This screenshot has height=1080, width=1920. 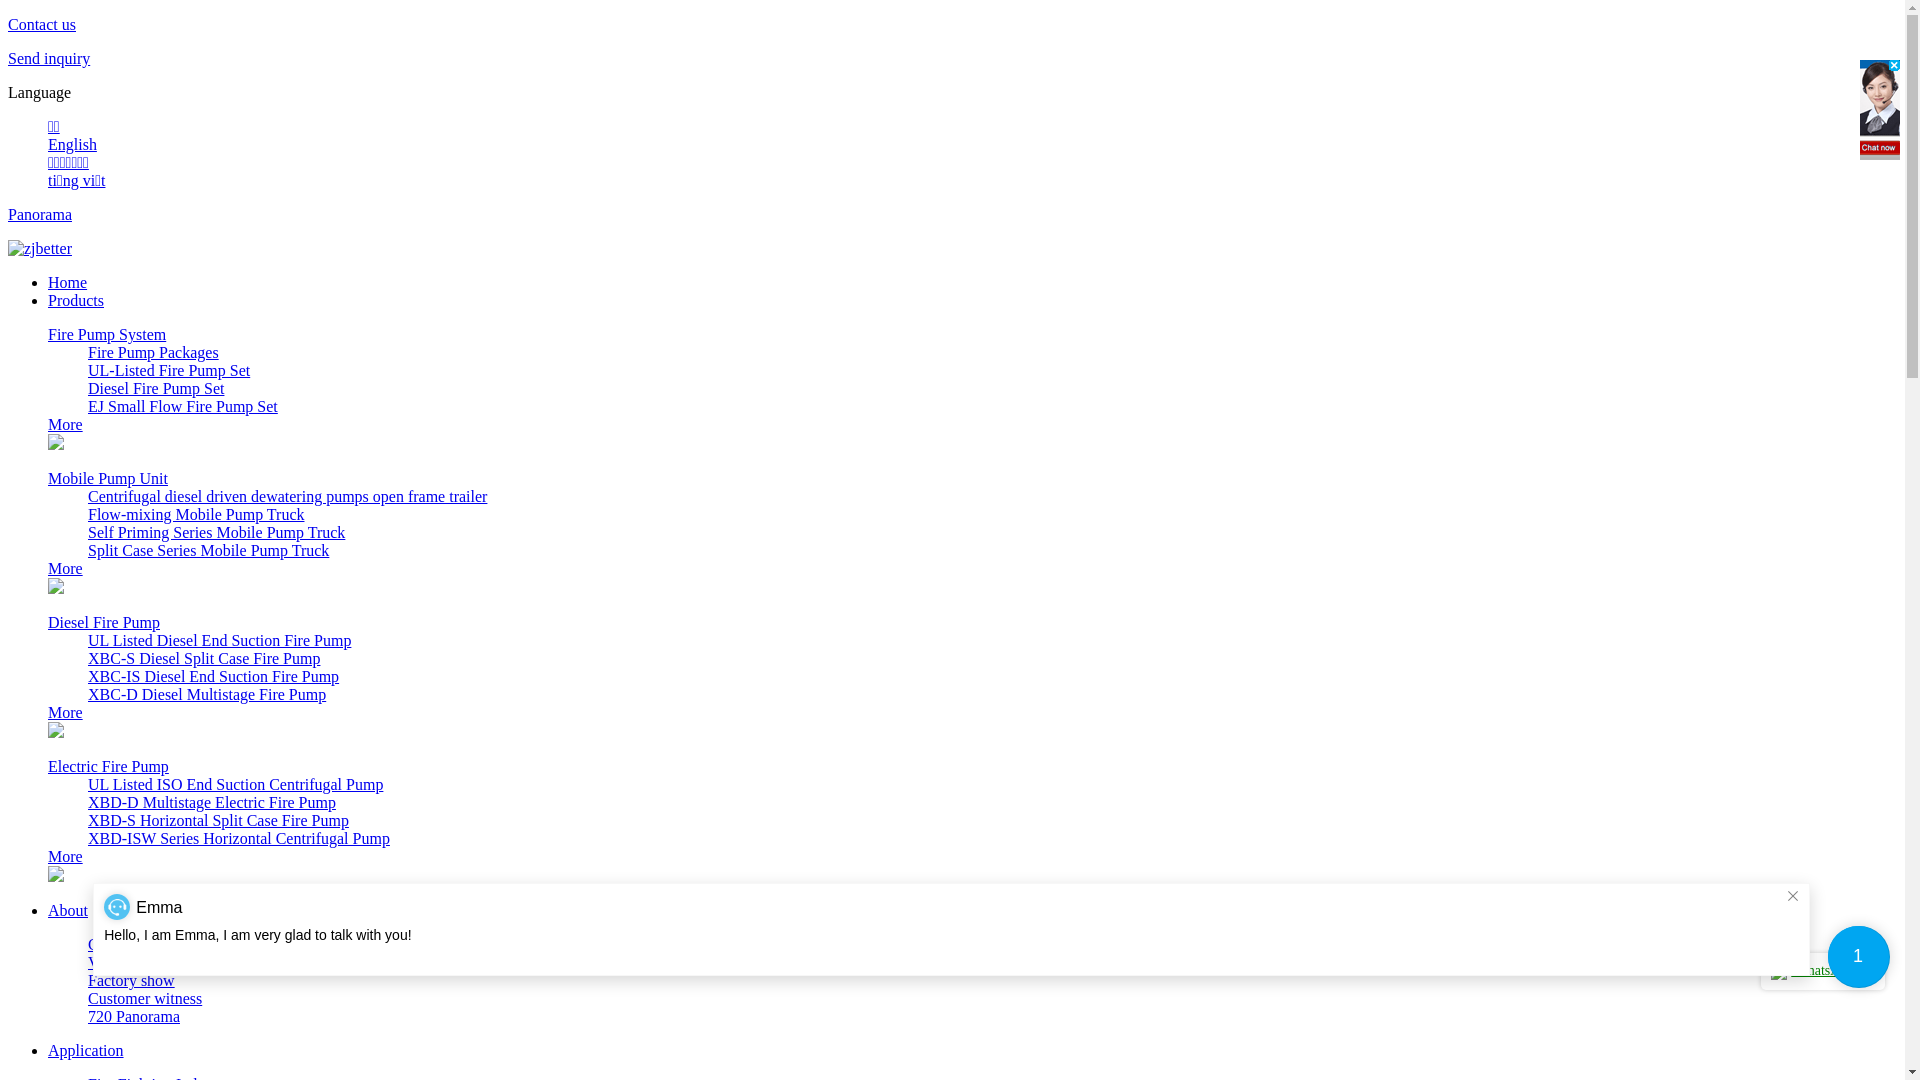 What do you see at coordinates (86, 531) in the screenshot?
I see `'Self Priming Series Mobile Pump Truck'` at bounding box center [86, 531].